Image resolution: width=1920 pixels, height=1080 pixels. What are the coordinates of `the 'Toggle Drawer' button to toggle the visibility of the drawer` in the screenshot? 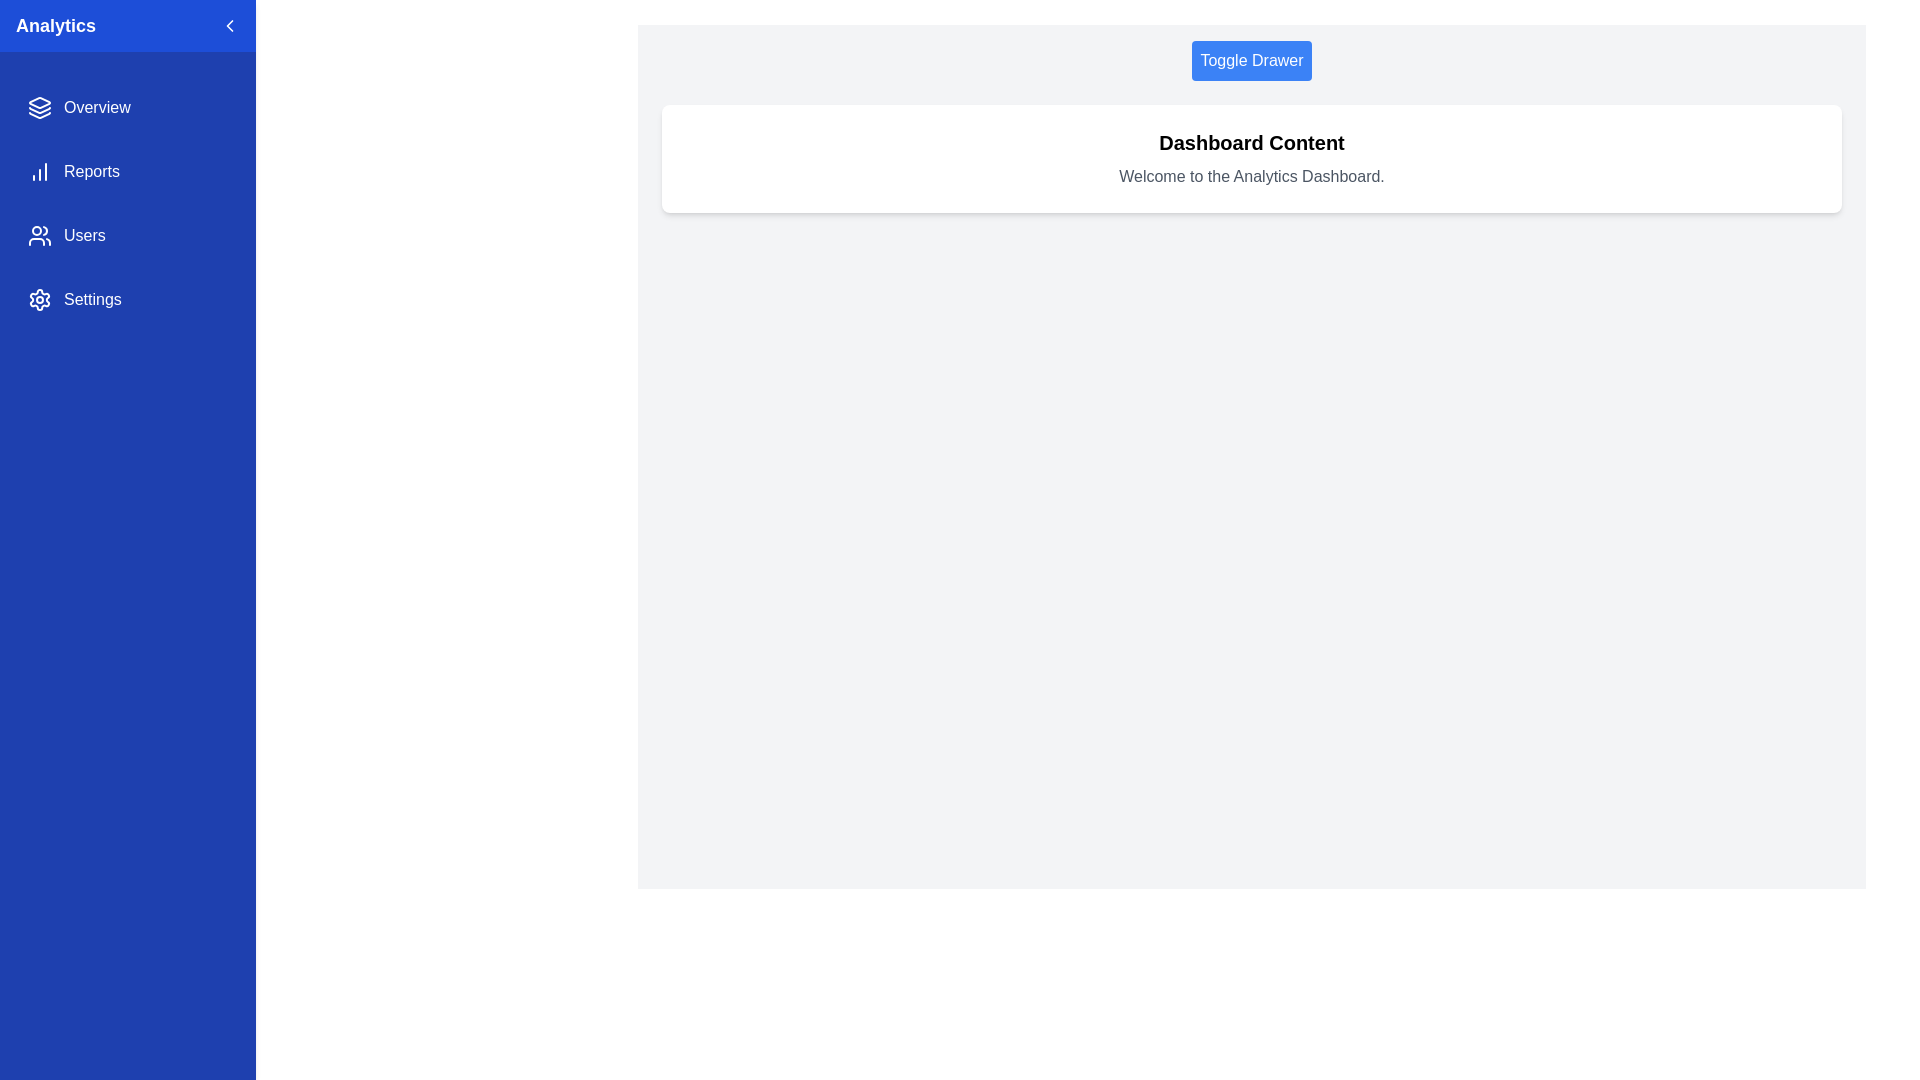 It's located at (1251, 60).